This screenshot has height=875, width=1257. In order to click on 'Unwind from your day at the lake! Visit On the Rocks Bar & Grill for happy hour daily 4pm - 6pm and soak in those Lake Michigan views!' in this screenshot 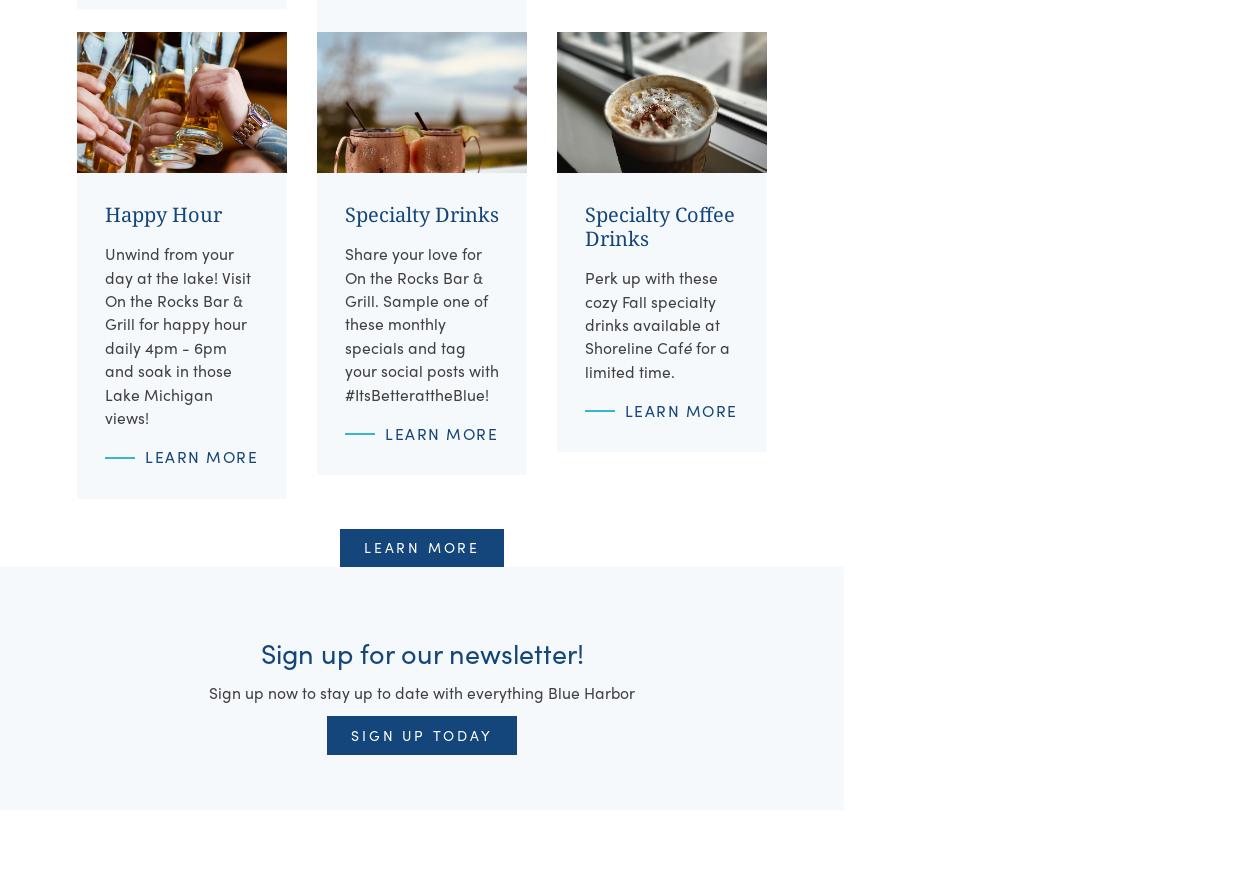, I will do `click(177, 335)`.